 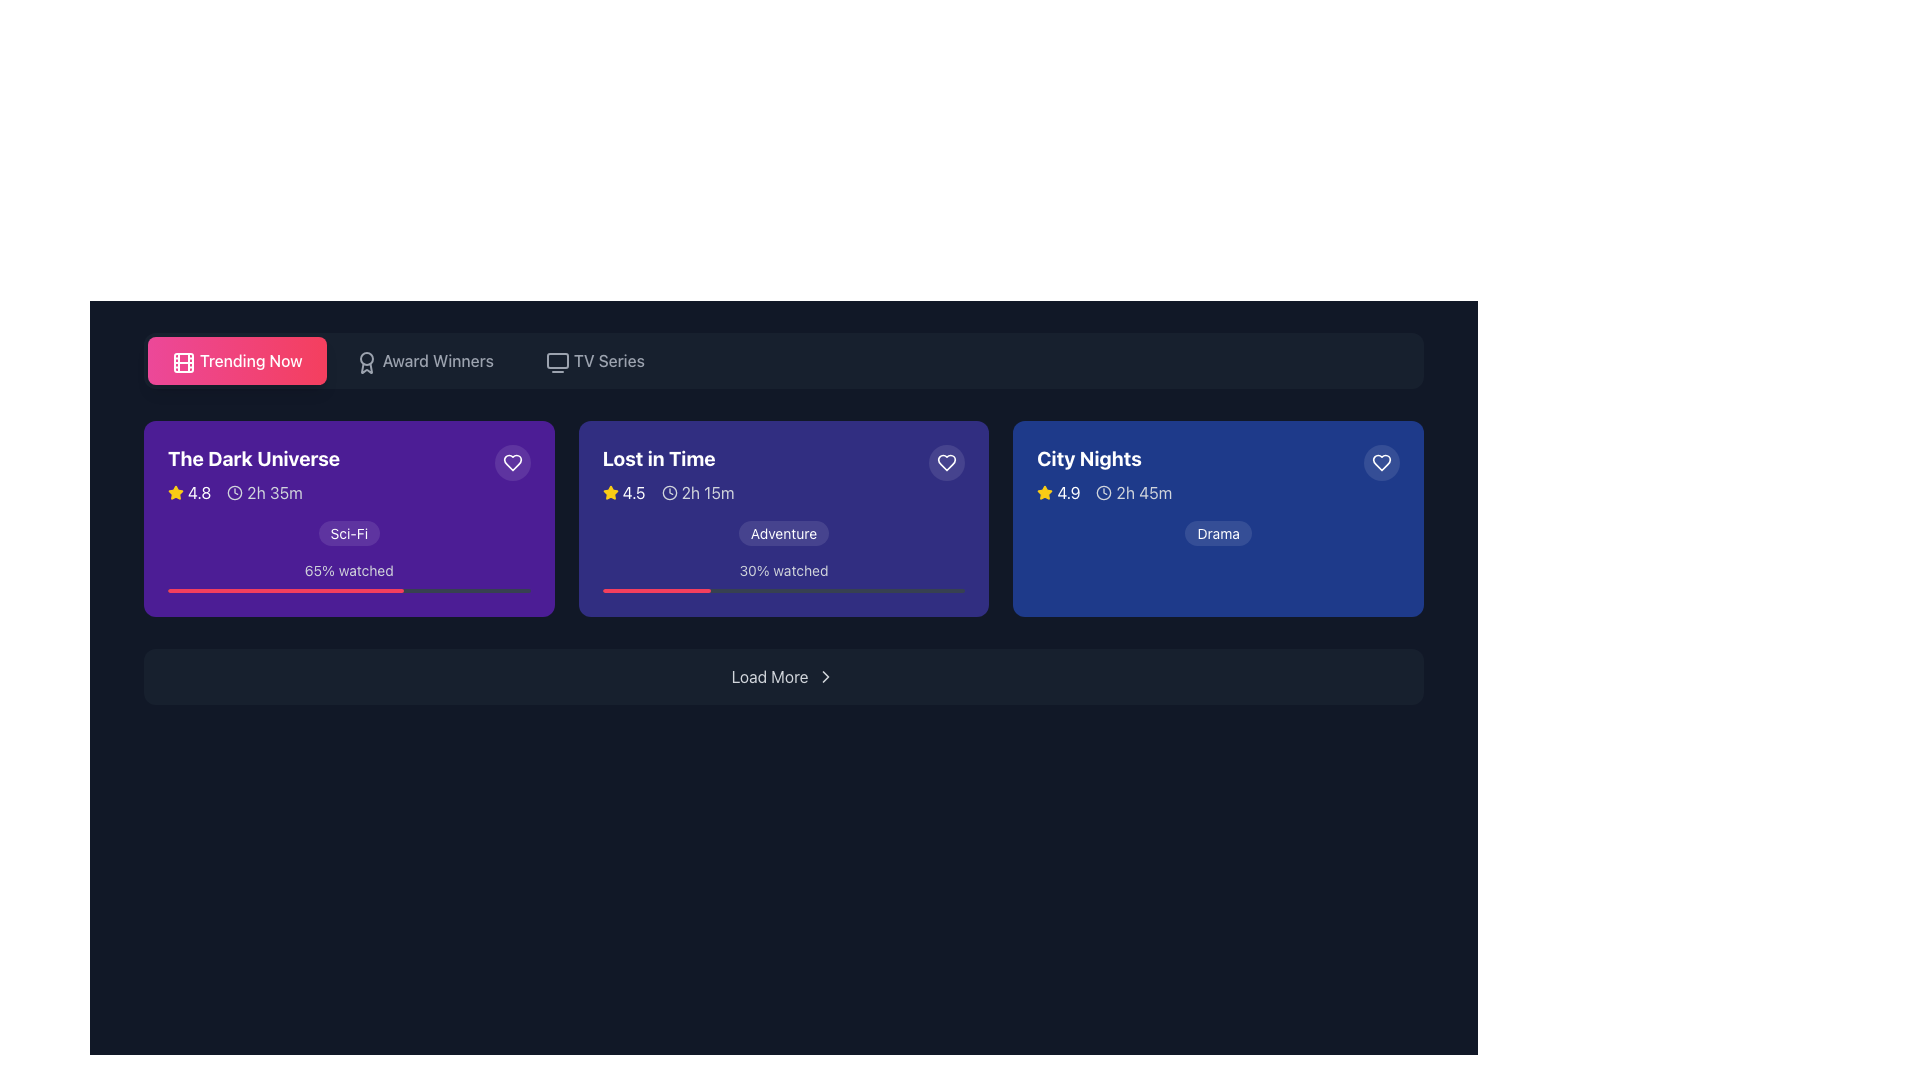 I want to click on the 'TV Series' category selection button, so click(x=608, y=361).